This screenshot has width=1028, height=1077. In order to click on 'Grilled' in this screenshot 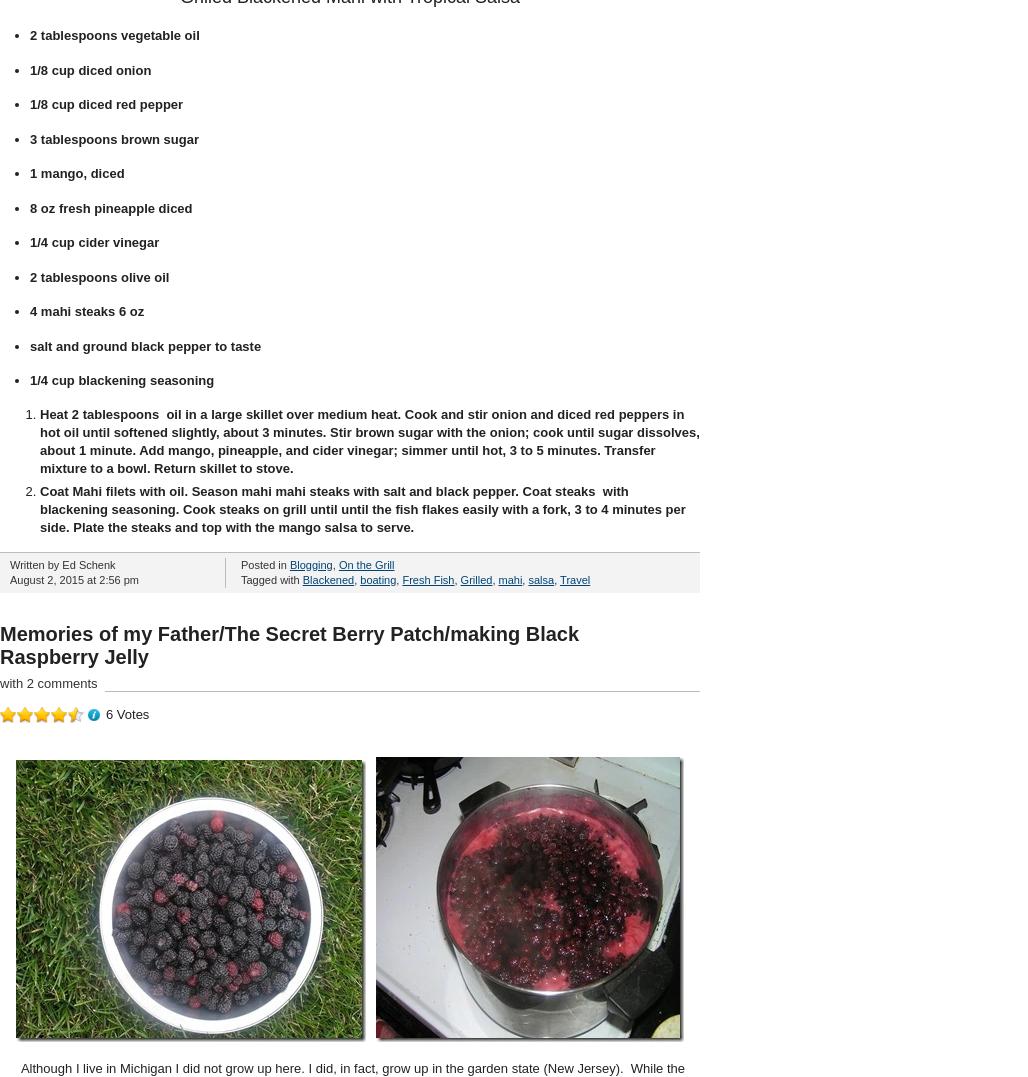, I will do `click(474, 578)`.